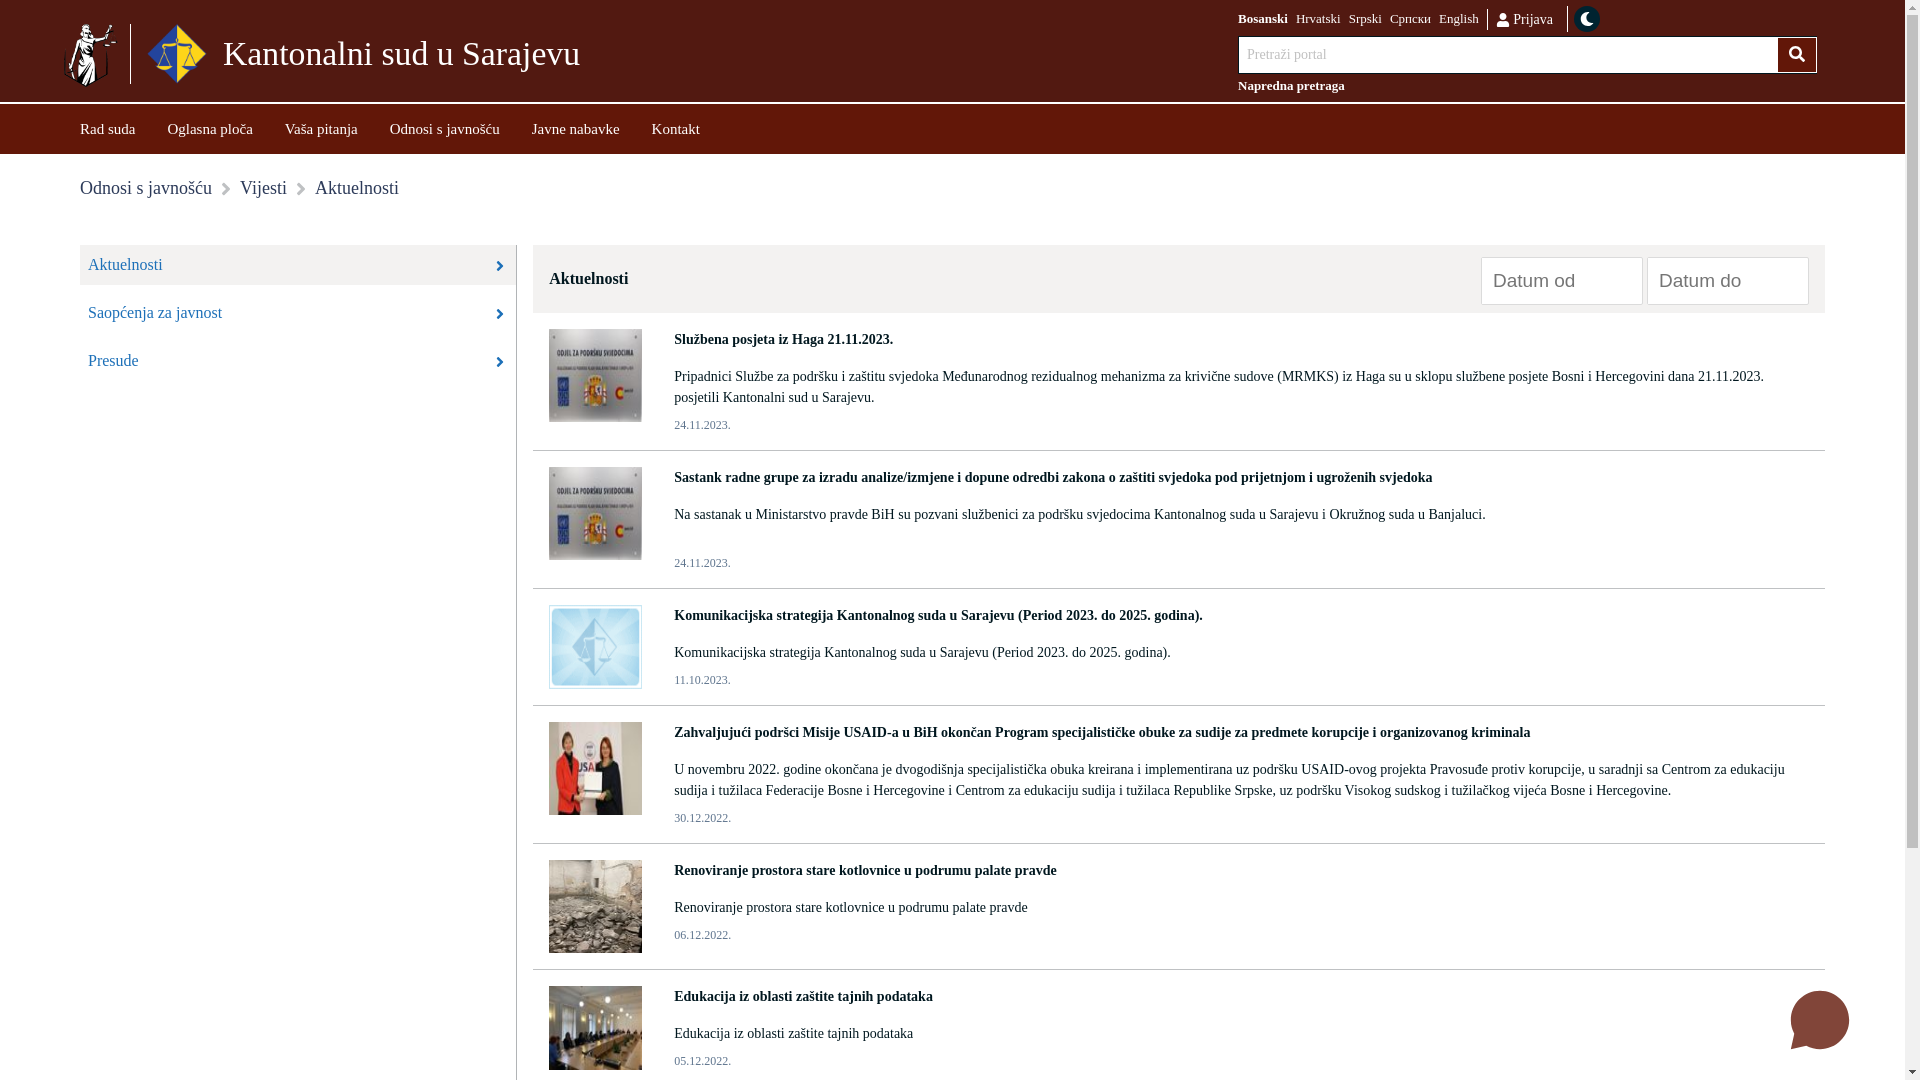  What do you see at coordinates (262, 188) in the screenshot?
I see `'Vijesti'` at bounding box center [262, 188].